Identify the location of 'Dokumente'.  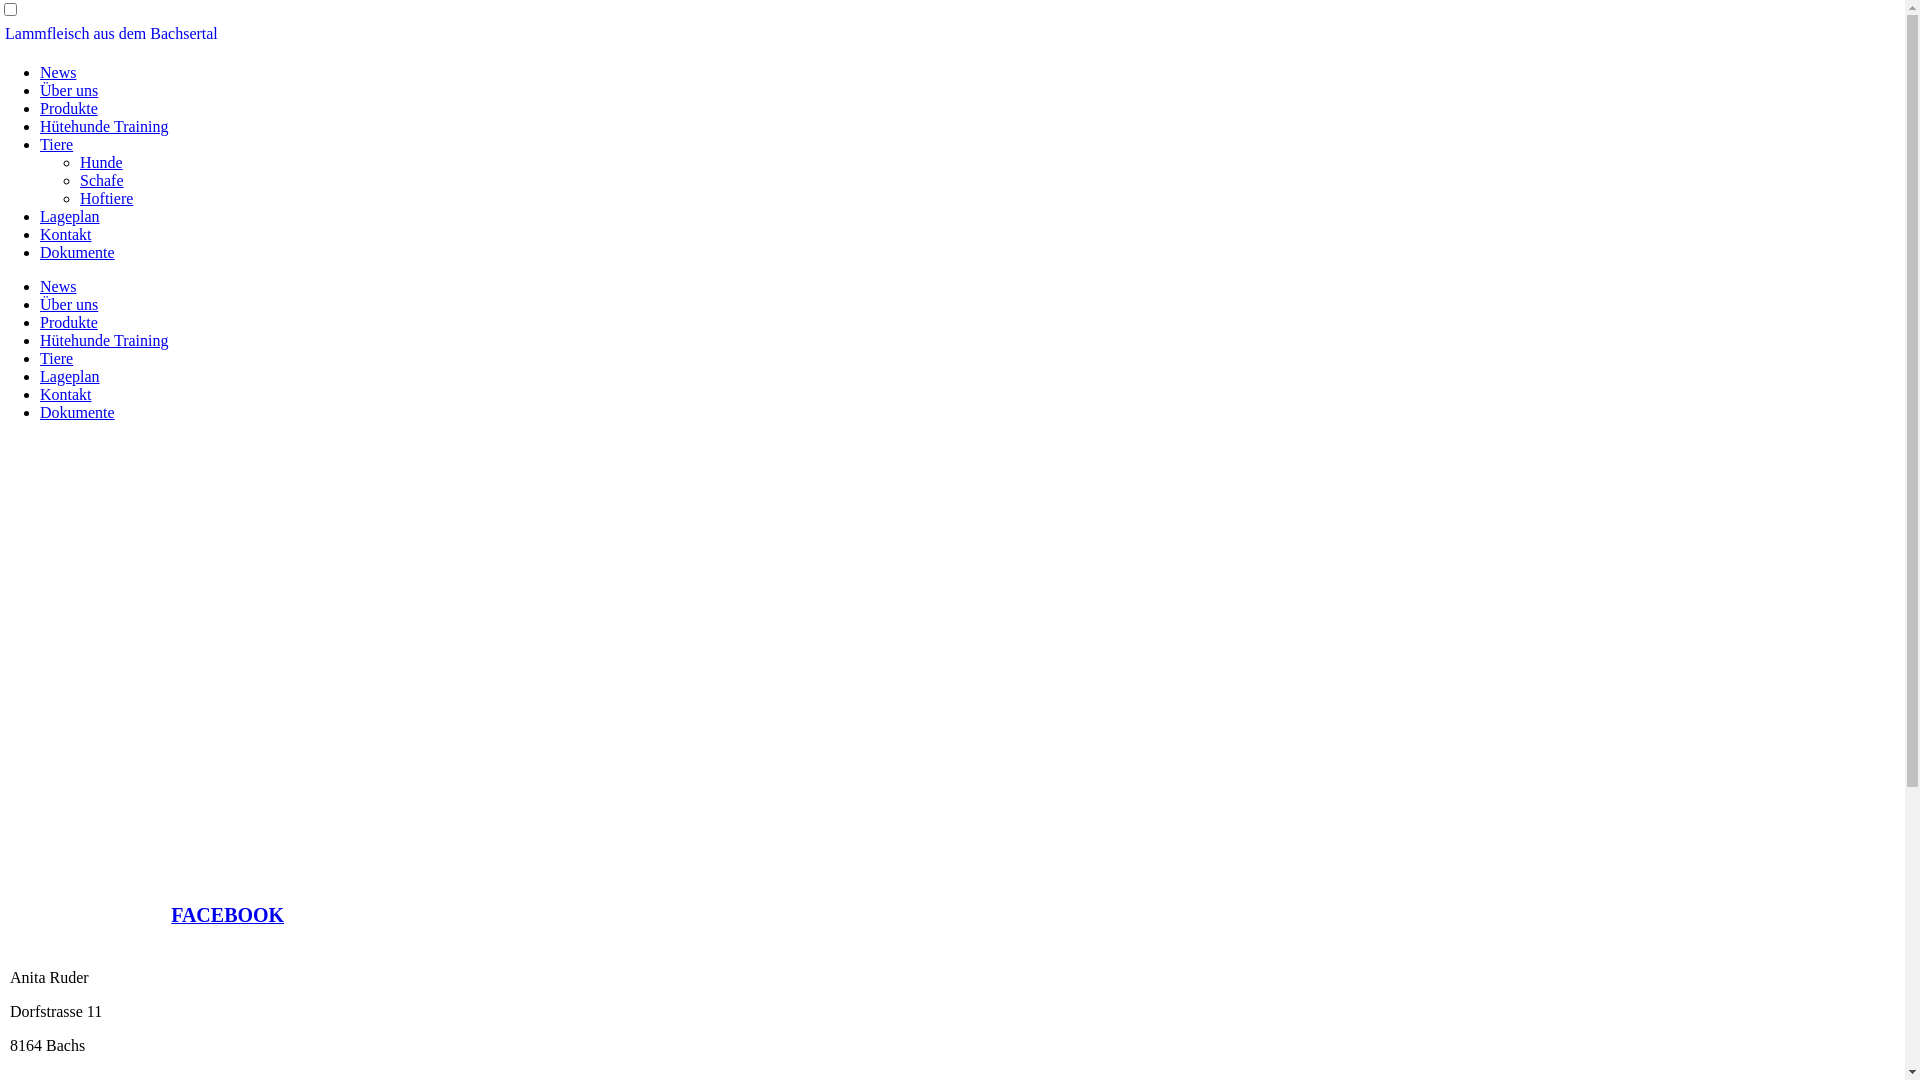
(77, 411).